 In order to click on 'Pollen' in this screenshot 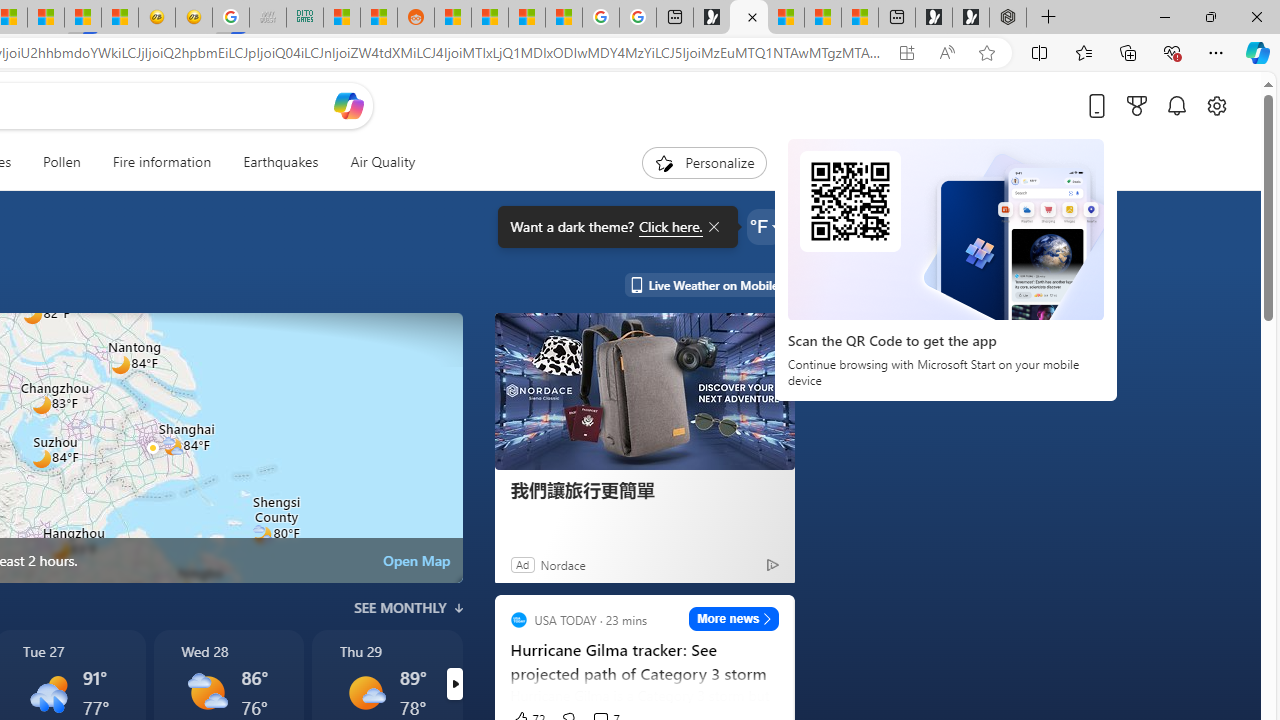, I will do `click(62, 162)`.